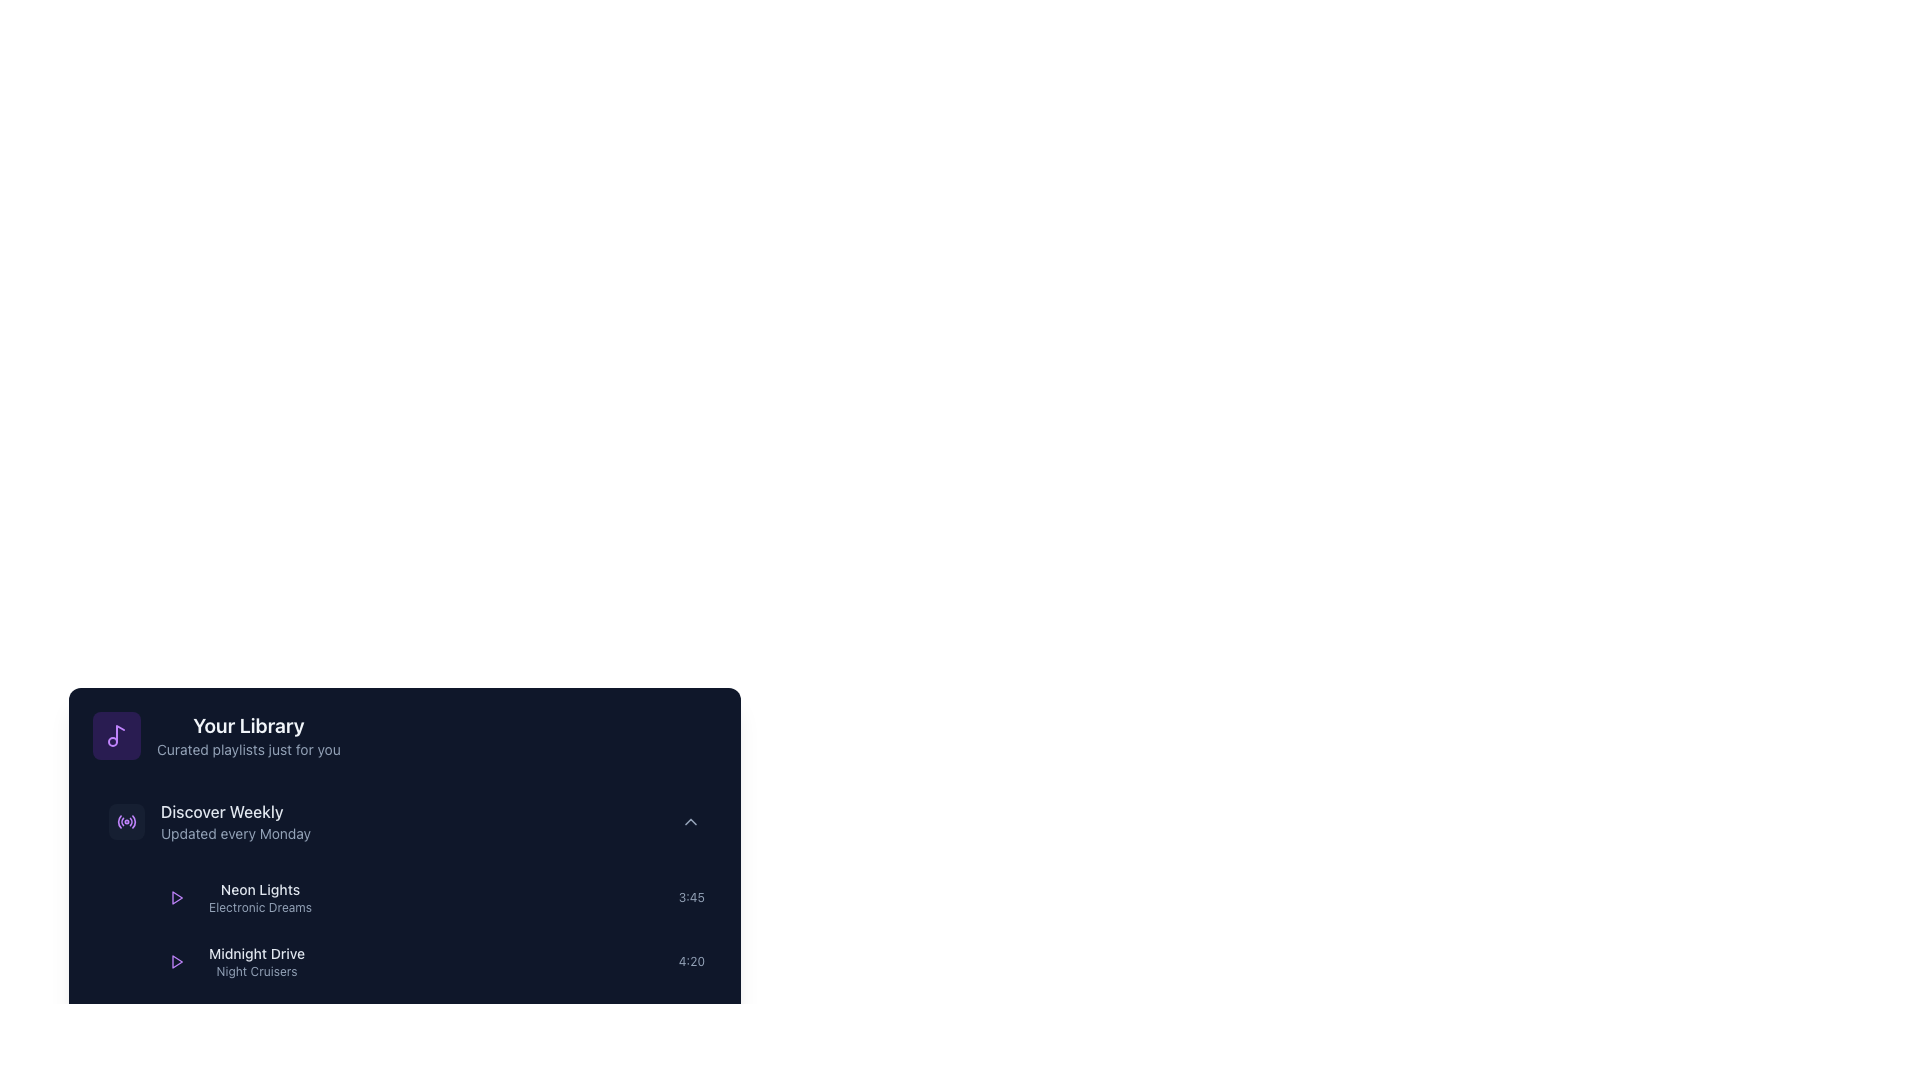  Describe the element at coordinates (256, 960) in the screenshot. I see `the clickable list item for the playlist named 'Midnight Drive' located in the lower section of the sidebar, specifically as the second entry under 'Discover Weekly.'` at that location.